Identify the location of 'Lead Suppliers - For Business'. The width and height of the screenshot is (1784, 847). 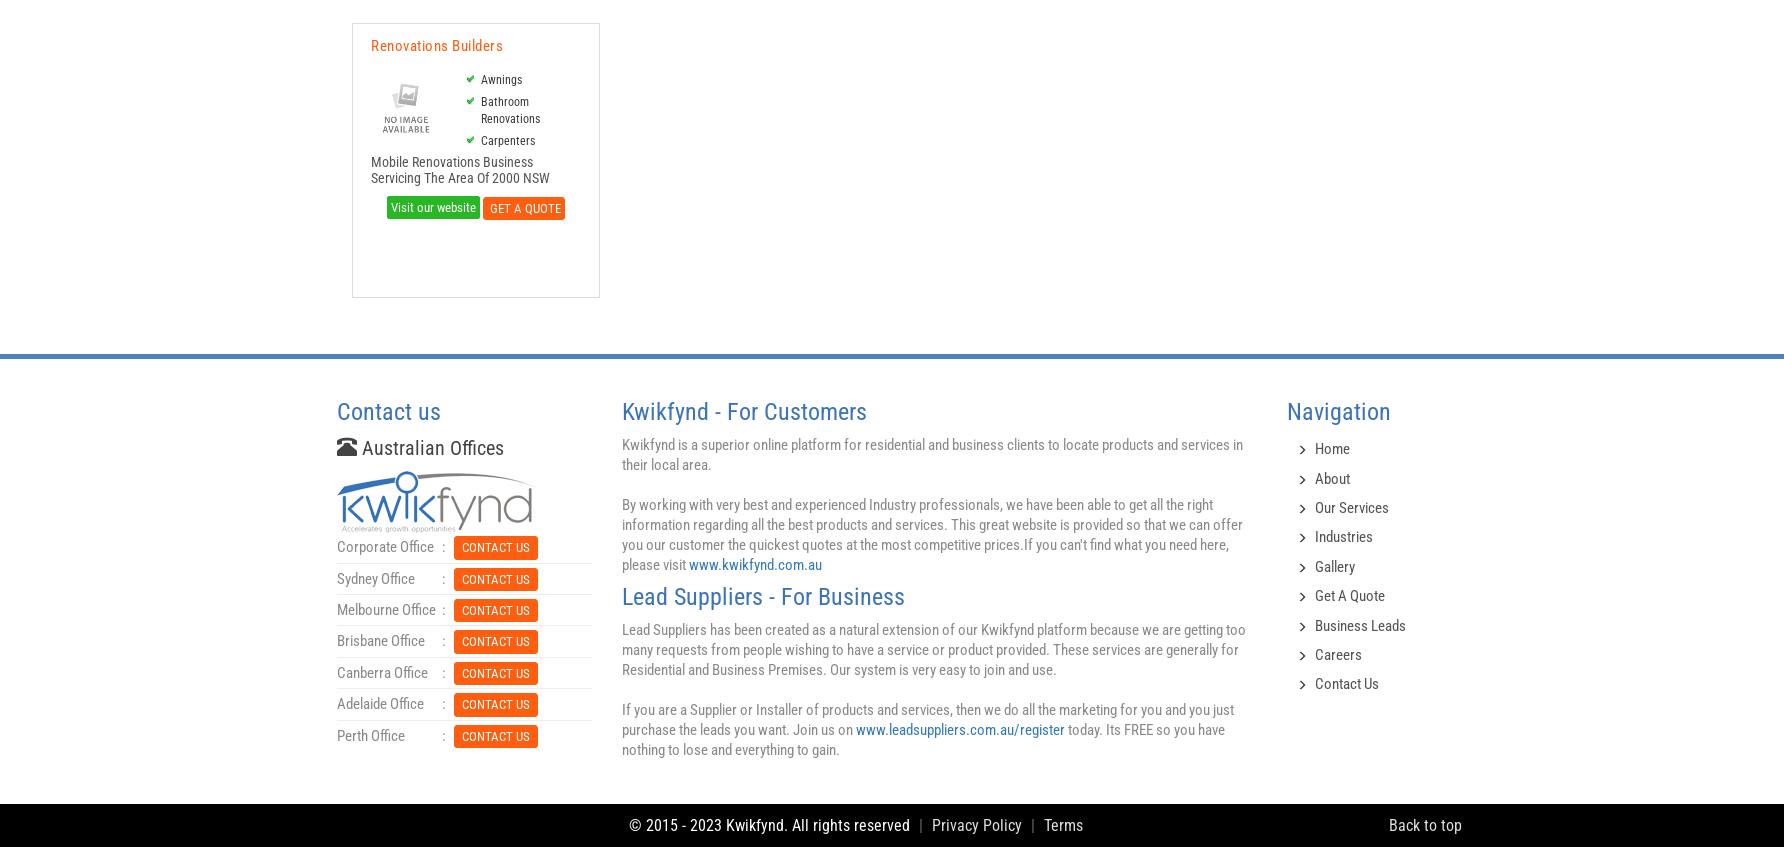
(621, 596).